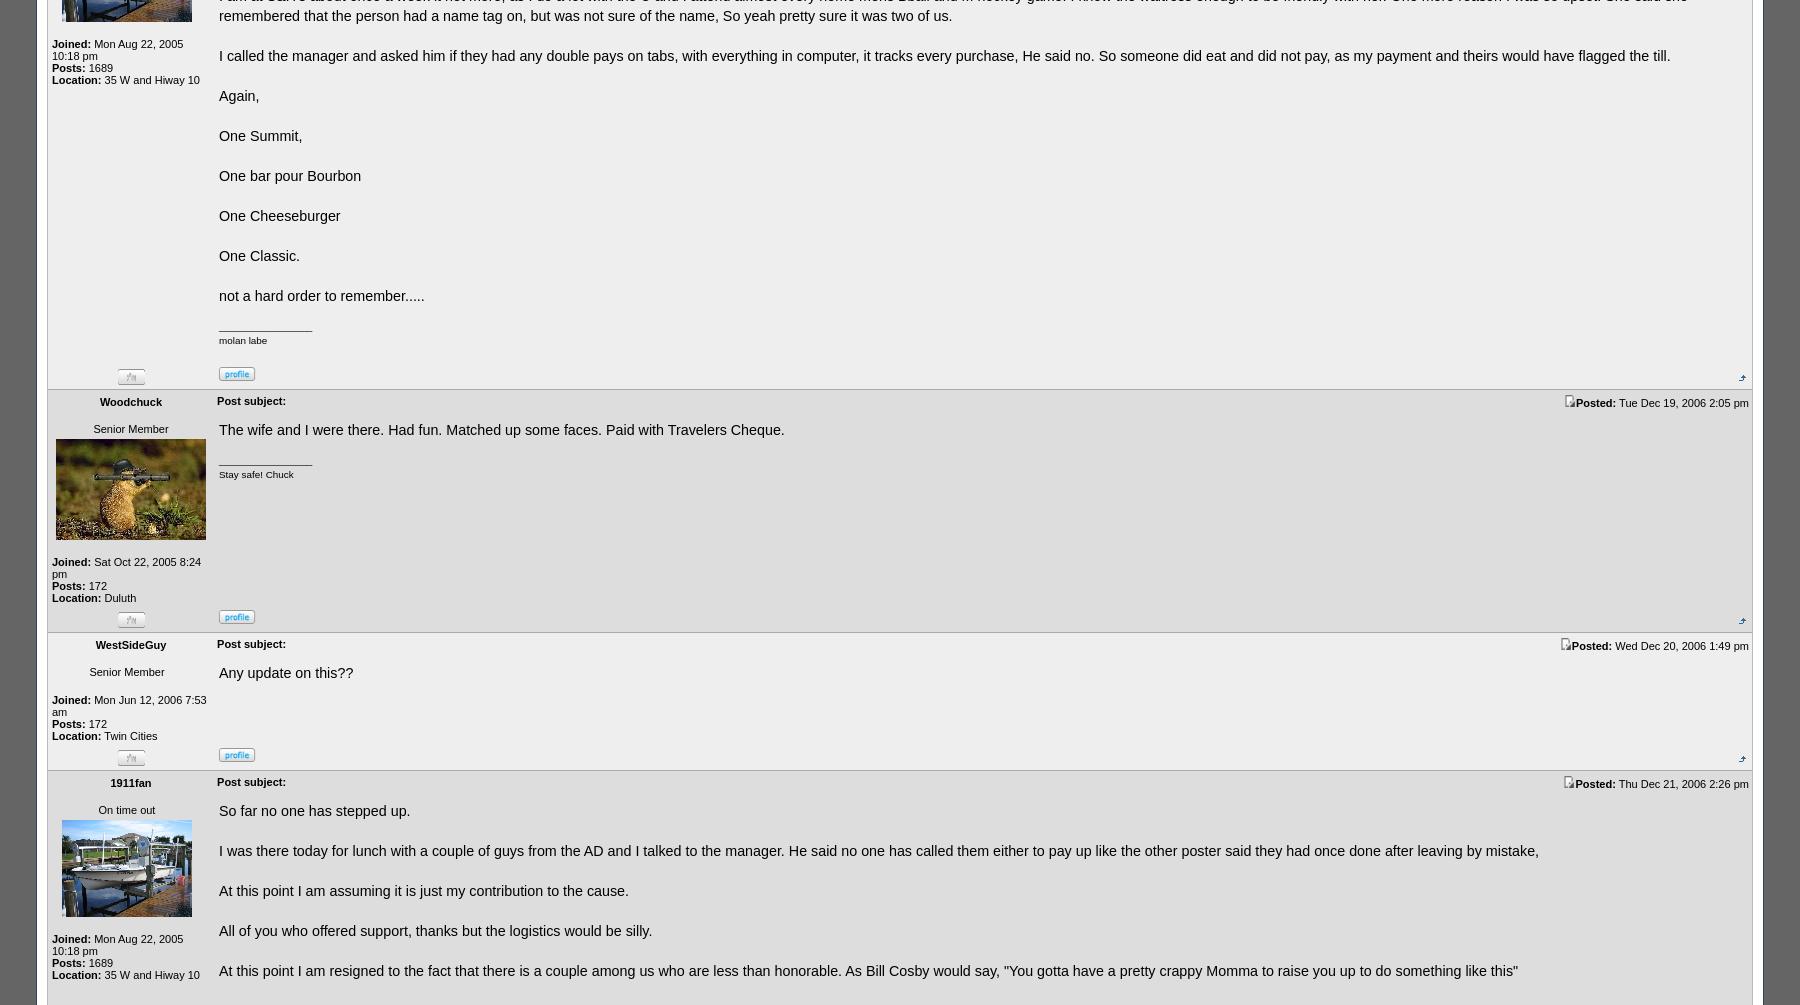  Describe the element at coordinates (242, 339) in the screenshot. I see `'molan labe'` at that location.